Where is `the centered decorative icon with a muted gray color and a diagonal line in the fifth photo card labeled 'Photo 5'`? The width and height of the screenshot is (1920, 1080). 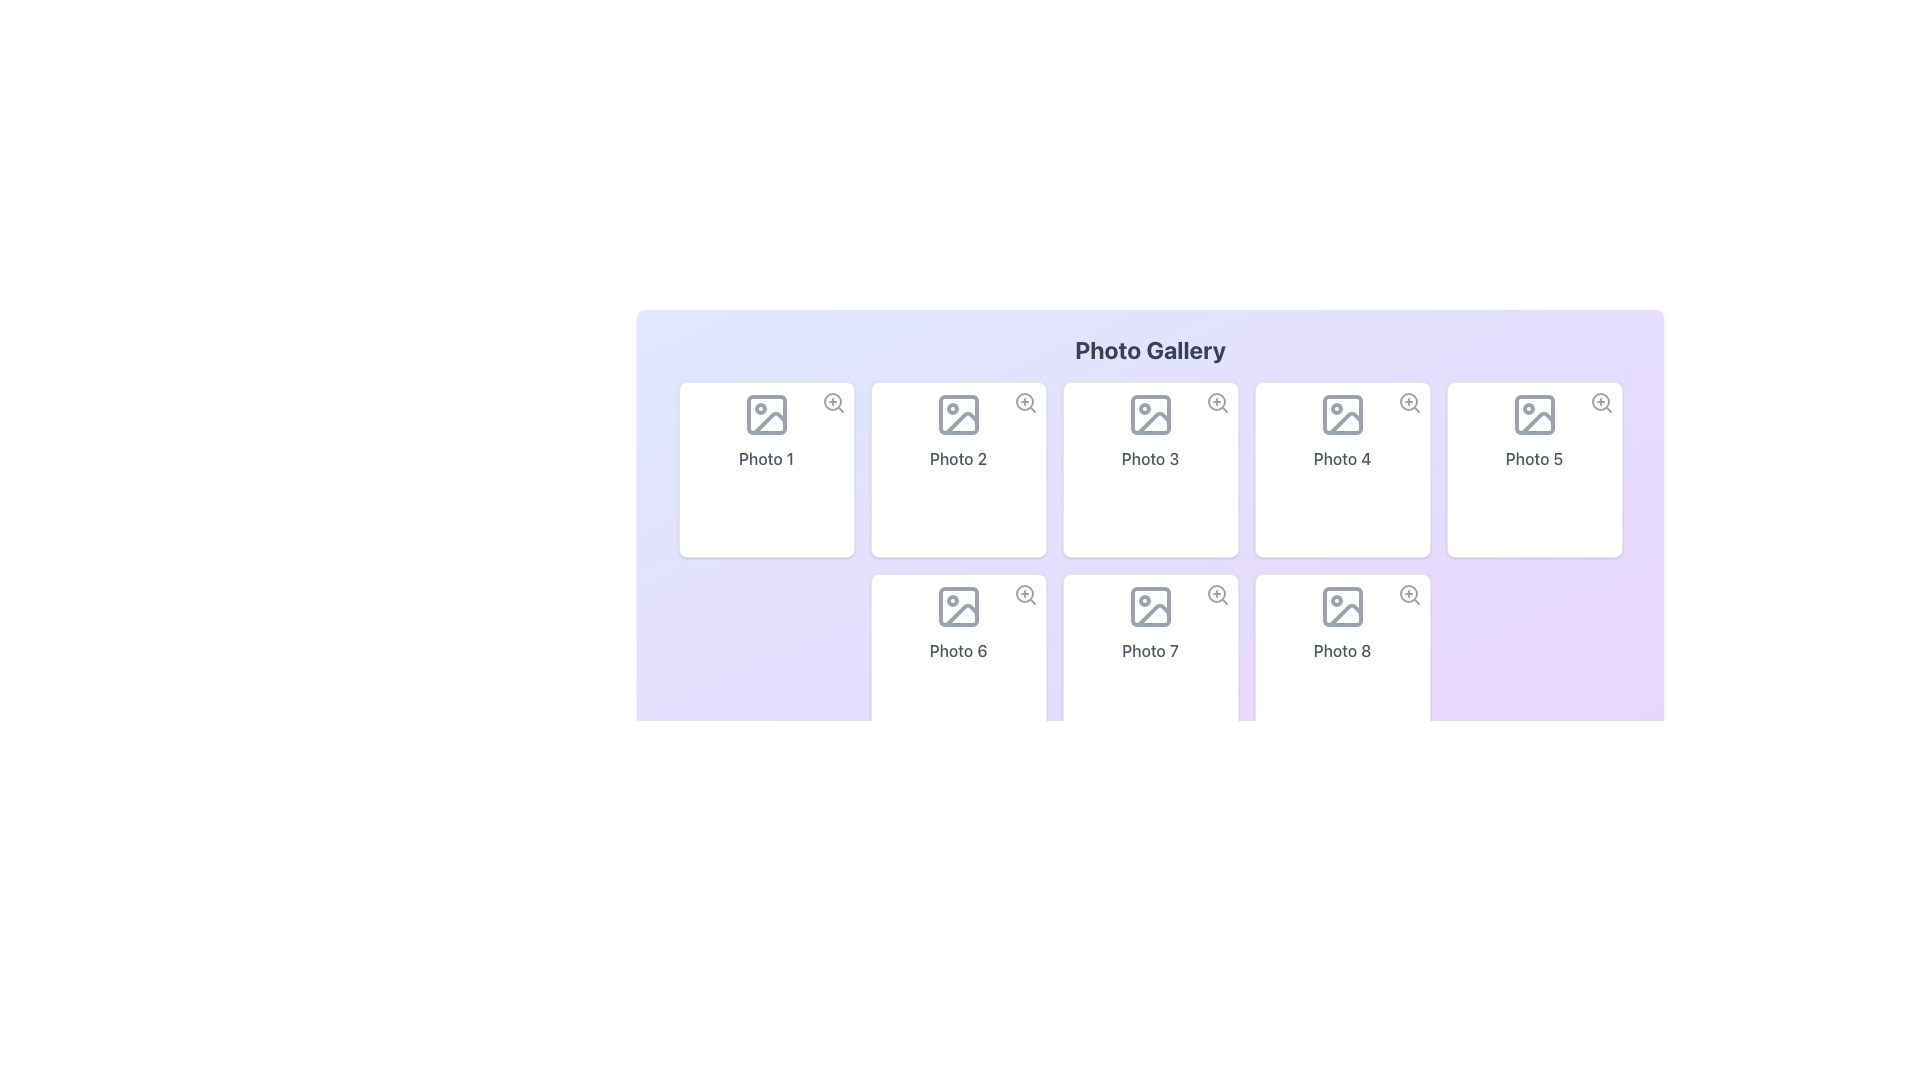 the centered decorative icon with a muted gray color and a diagonal line in the fifth photo card labeled 'Photo 5' is located at coordinates (1533, 414).